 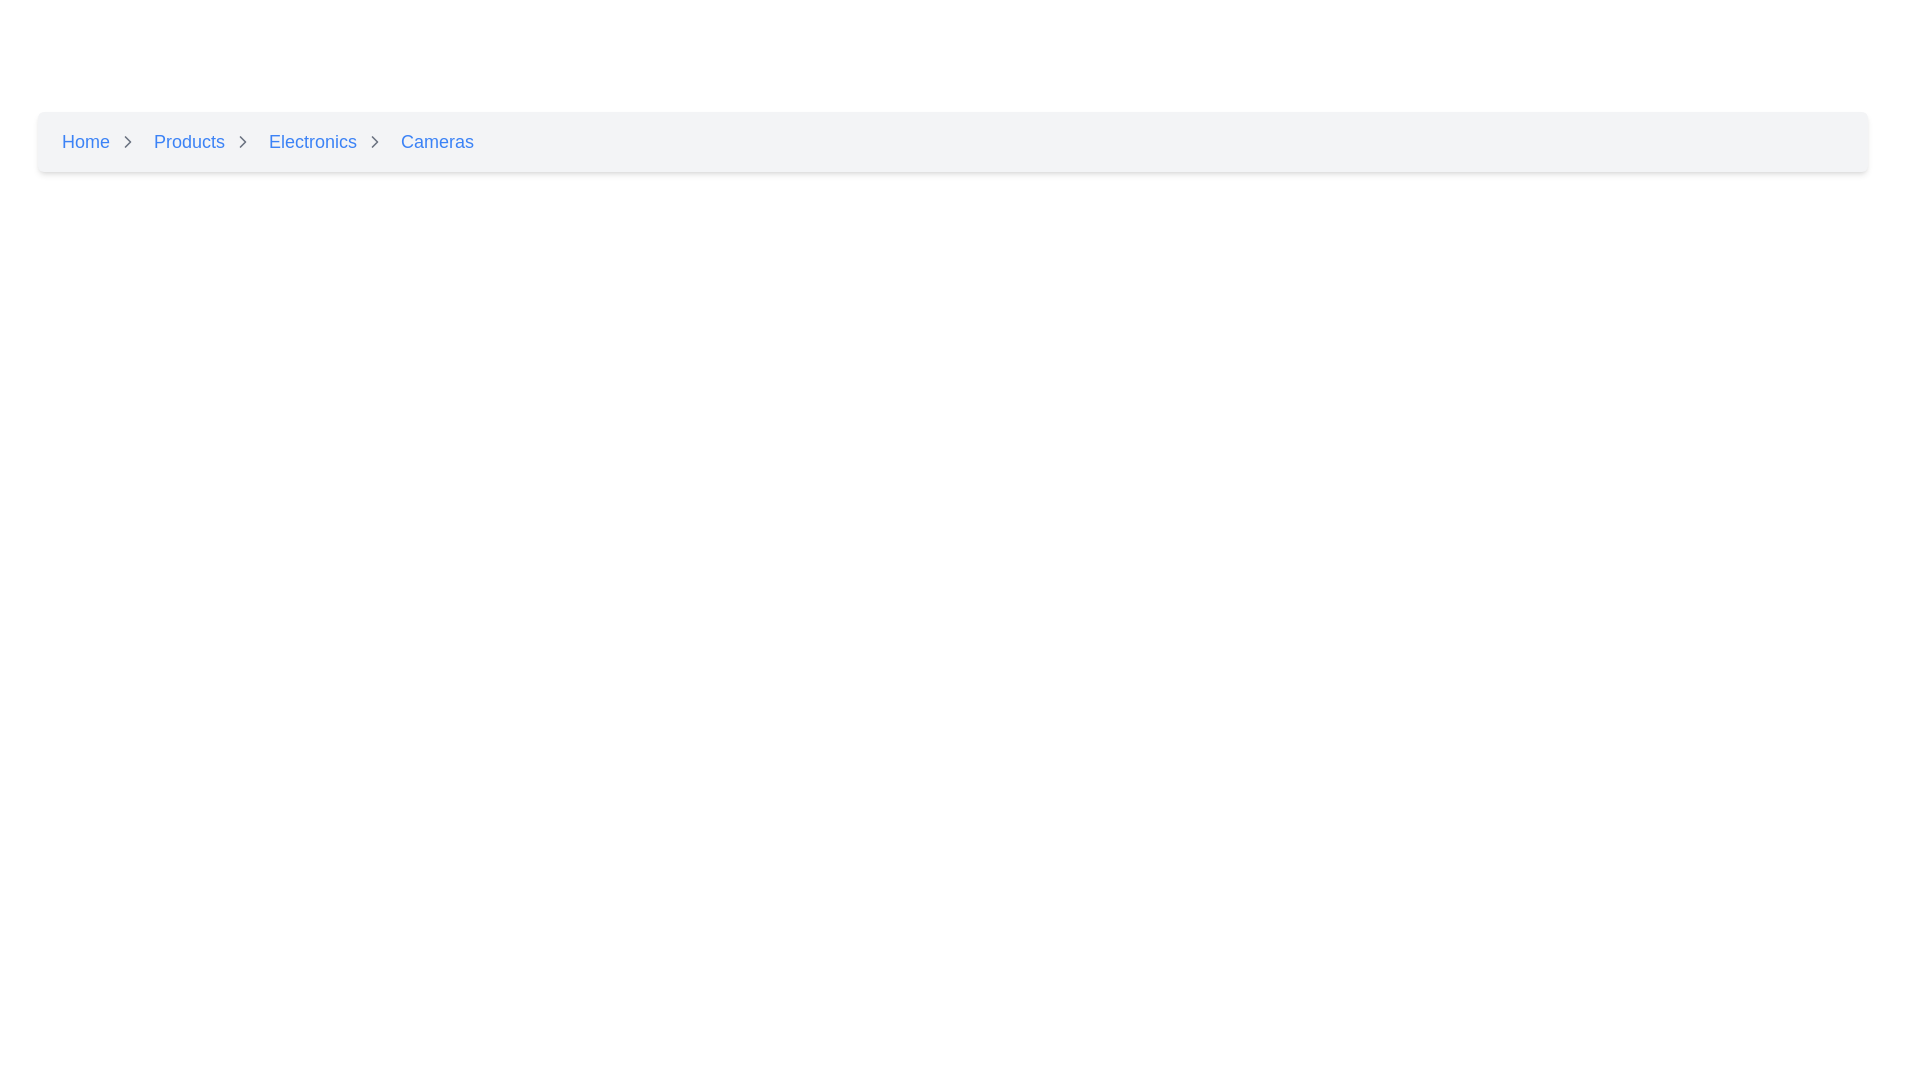 What do you see at coordinates (375, 141) in the screenshot?
I see `the visual delimiter icon in the breadcrumb navigation bar located between 'Electronics' and 'Cameras' links` at bounding box center [375, 141].